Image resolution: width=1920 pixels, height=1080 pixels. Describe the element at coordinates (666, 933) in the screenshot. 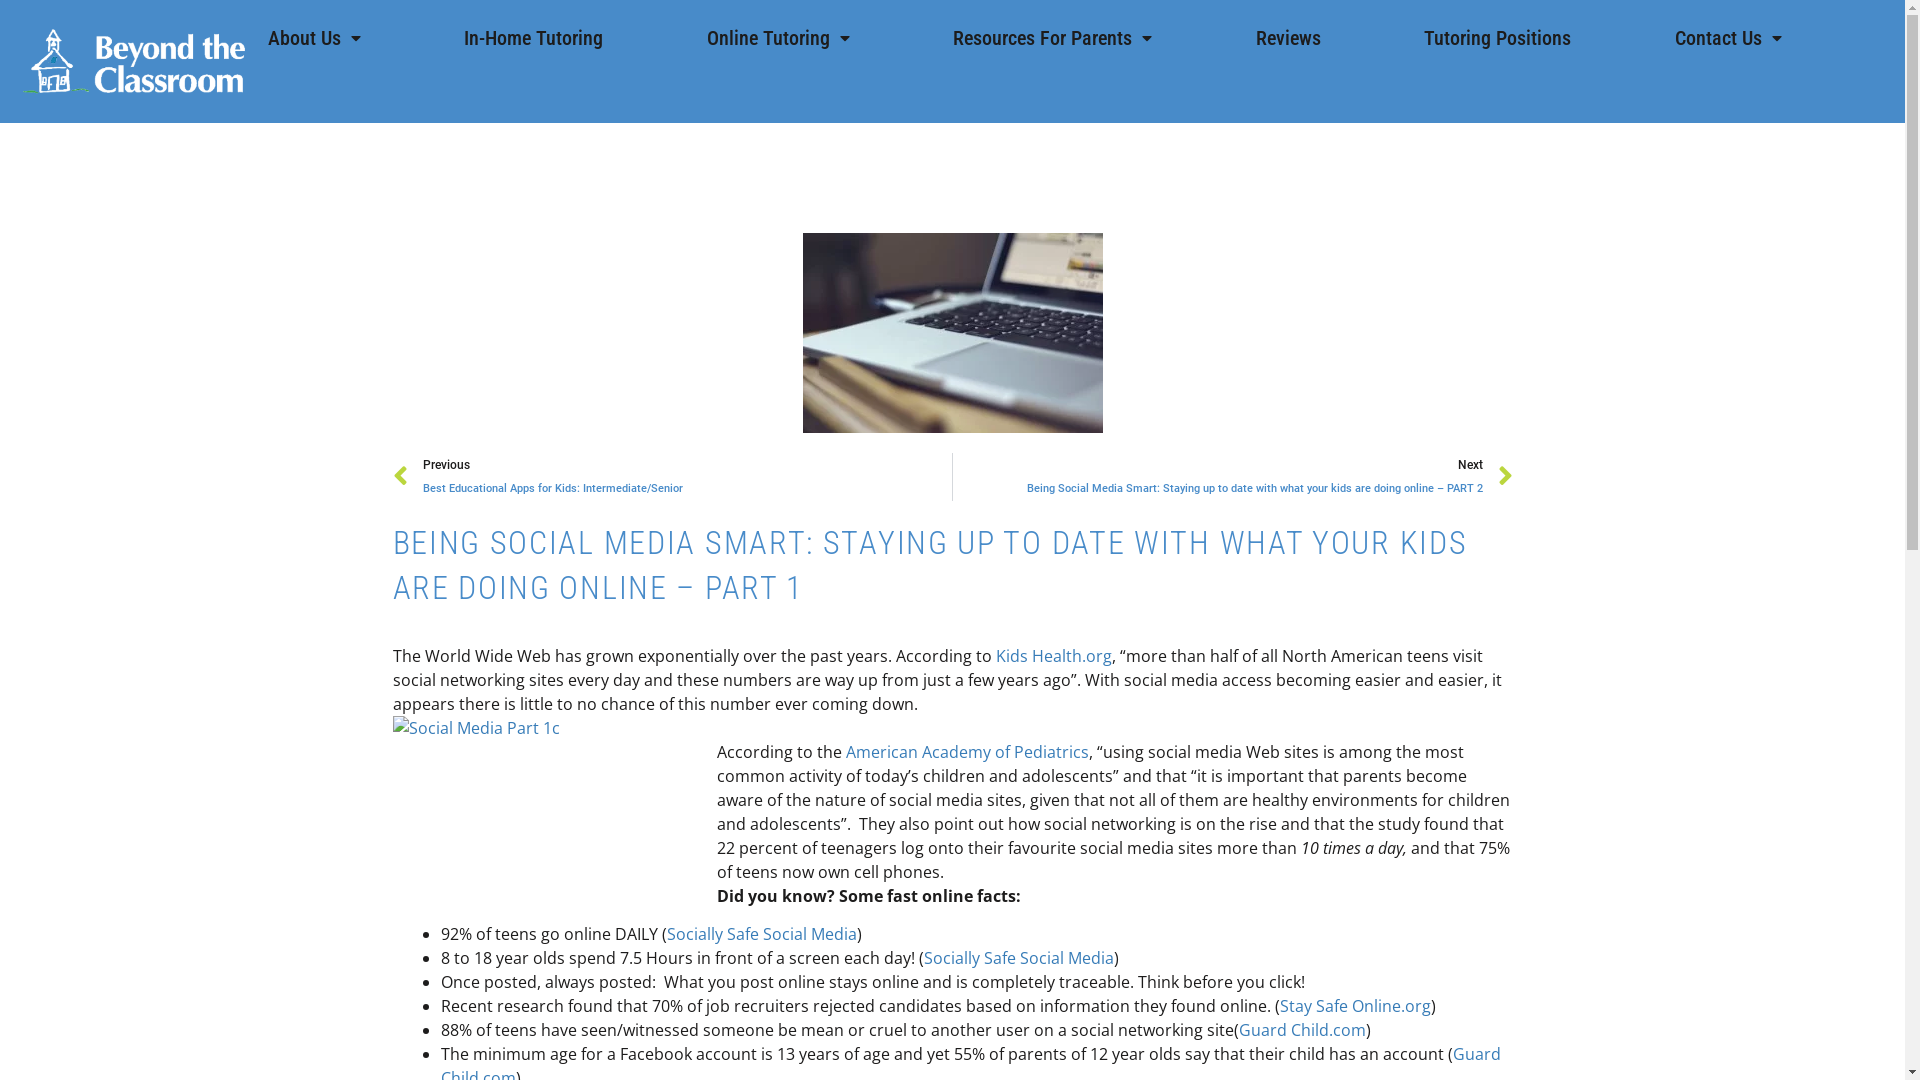

I see `'Socially Safe Social Media'` at that location.